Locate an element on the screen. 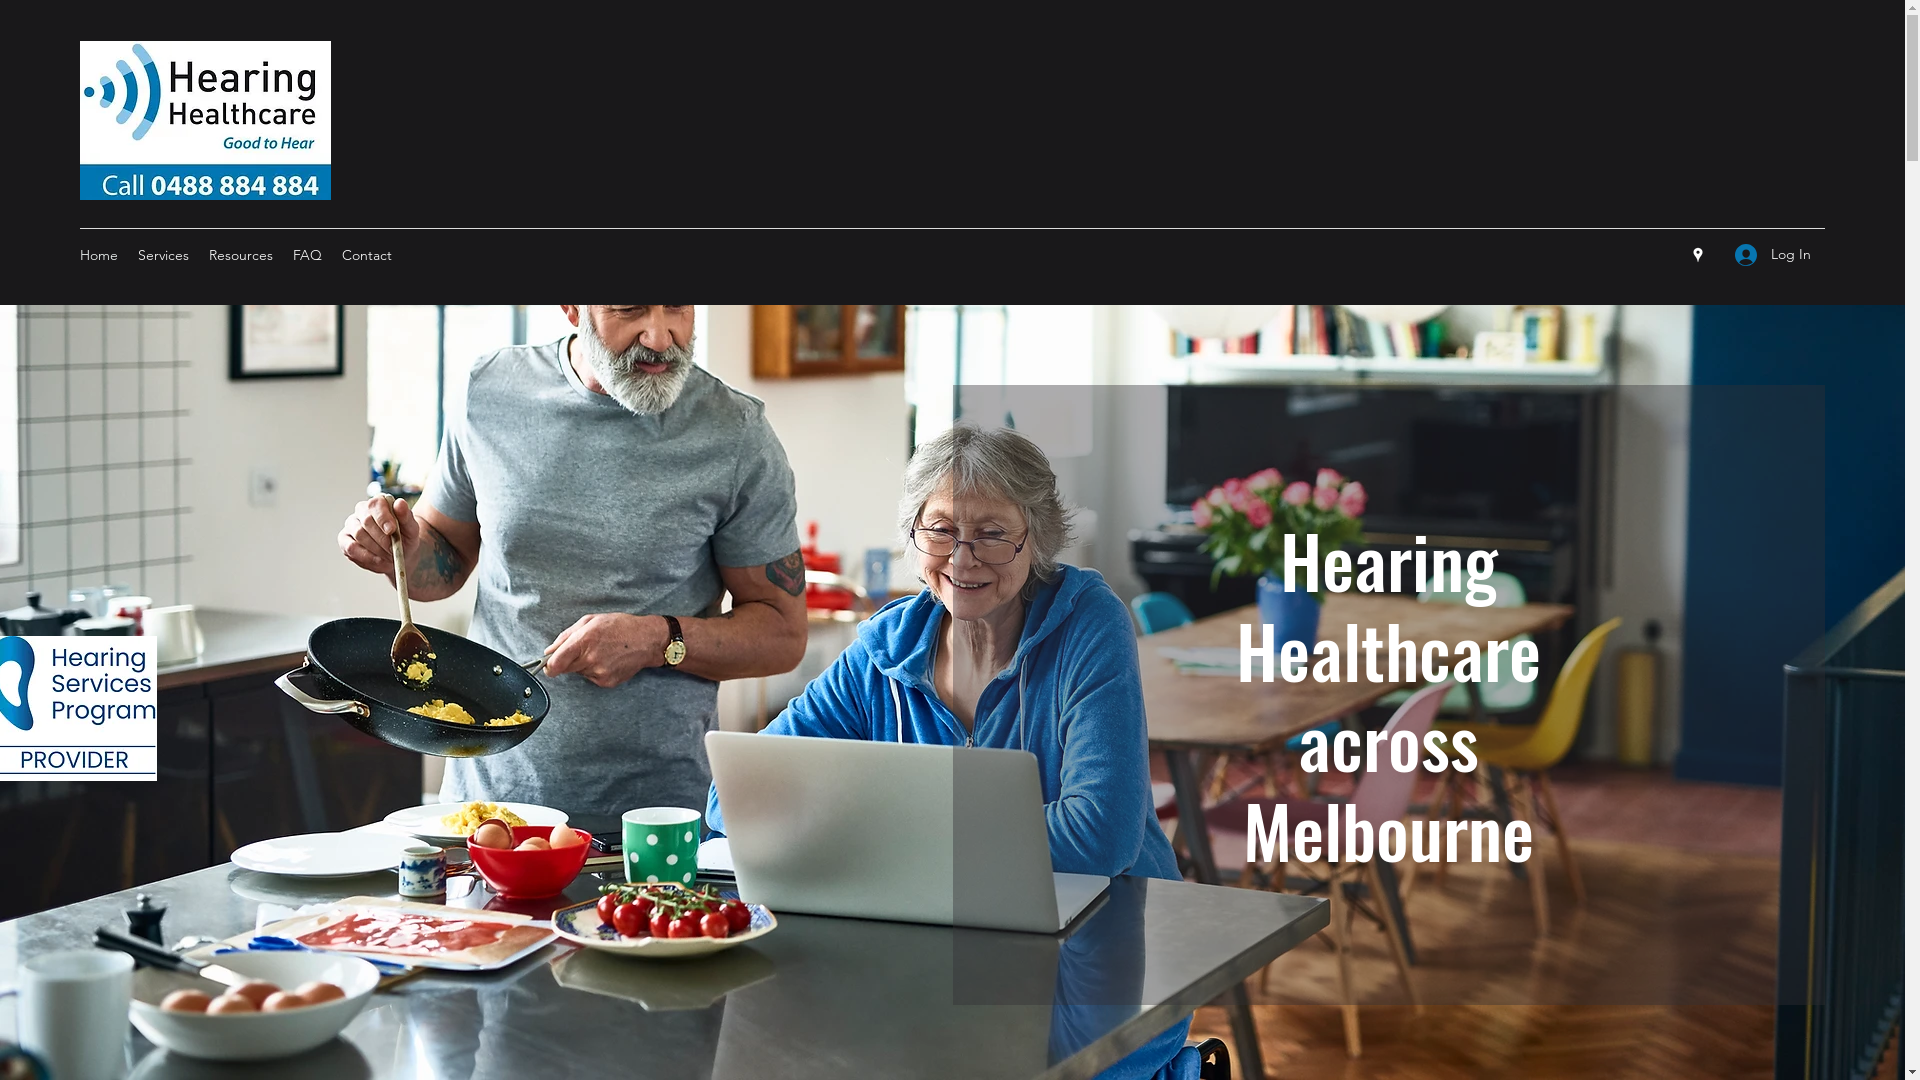 The height and width of the screenshot is (1080, 1920). 'Resources' is located at coordinates (240, 253).